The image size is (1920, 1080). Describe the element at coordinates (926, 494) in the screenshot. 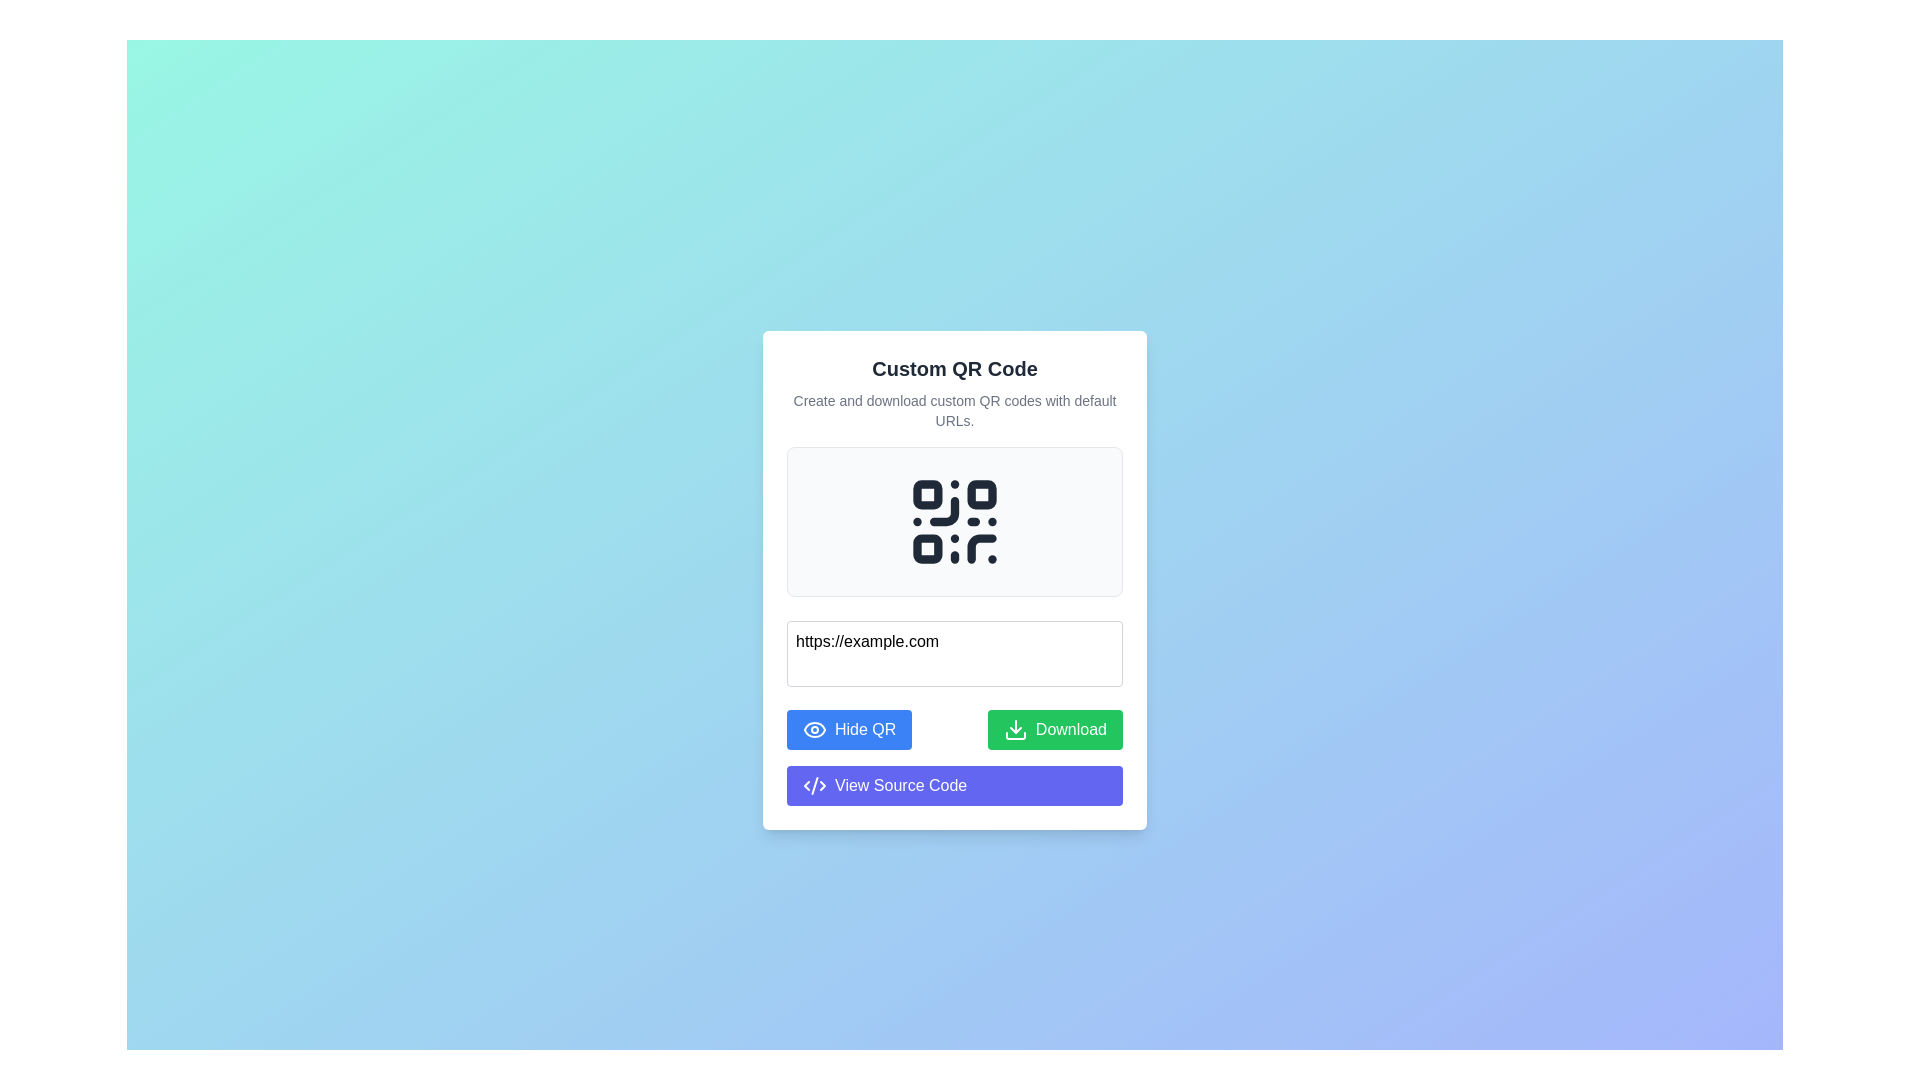

I see `the top-left black square with rounded corners in the QR code structure, which is the first element in a series of three similar squares` at that location.